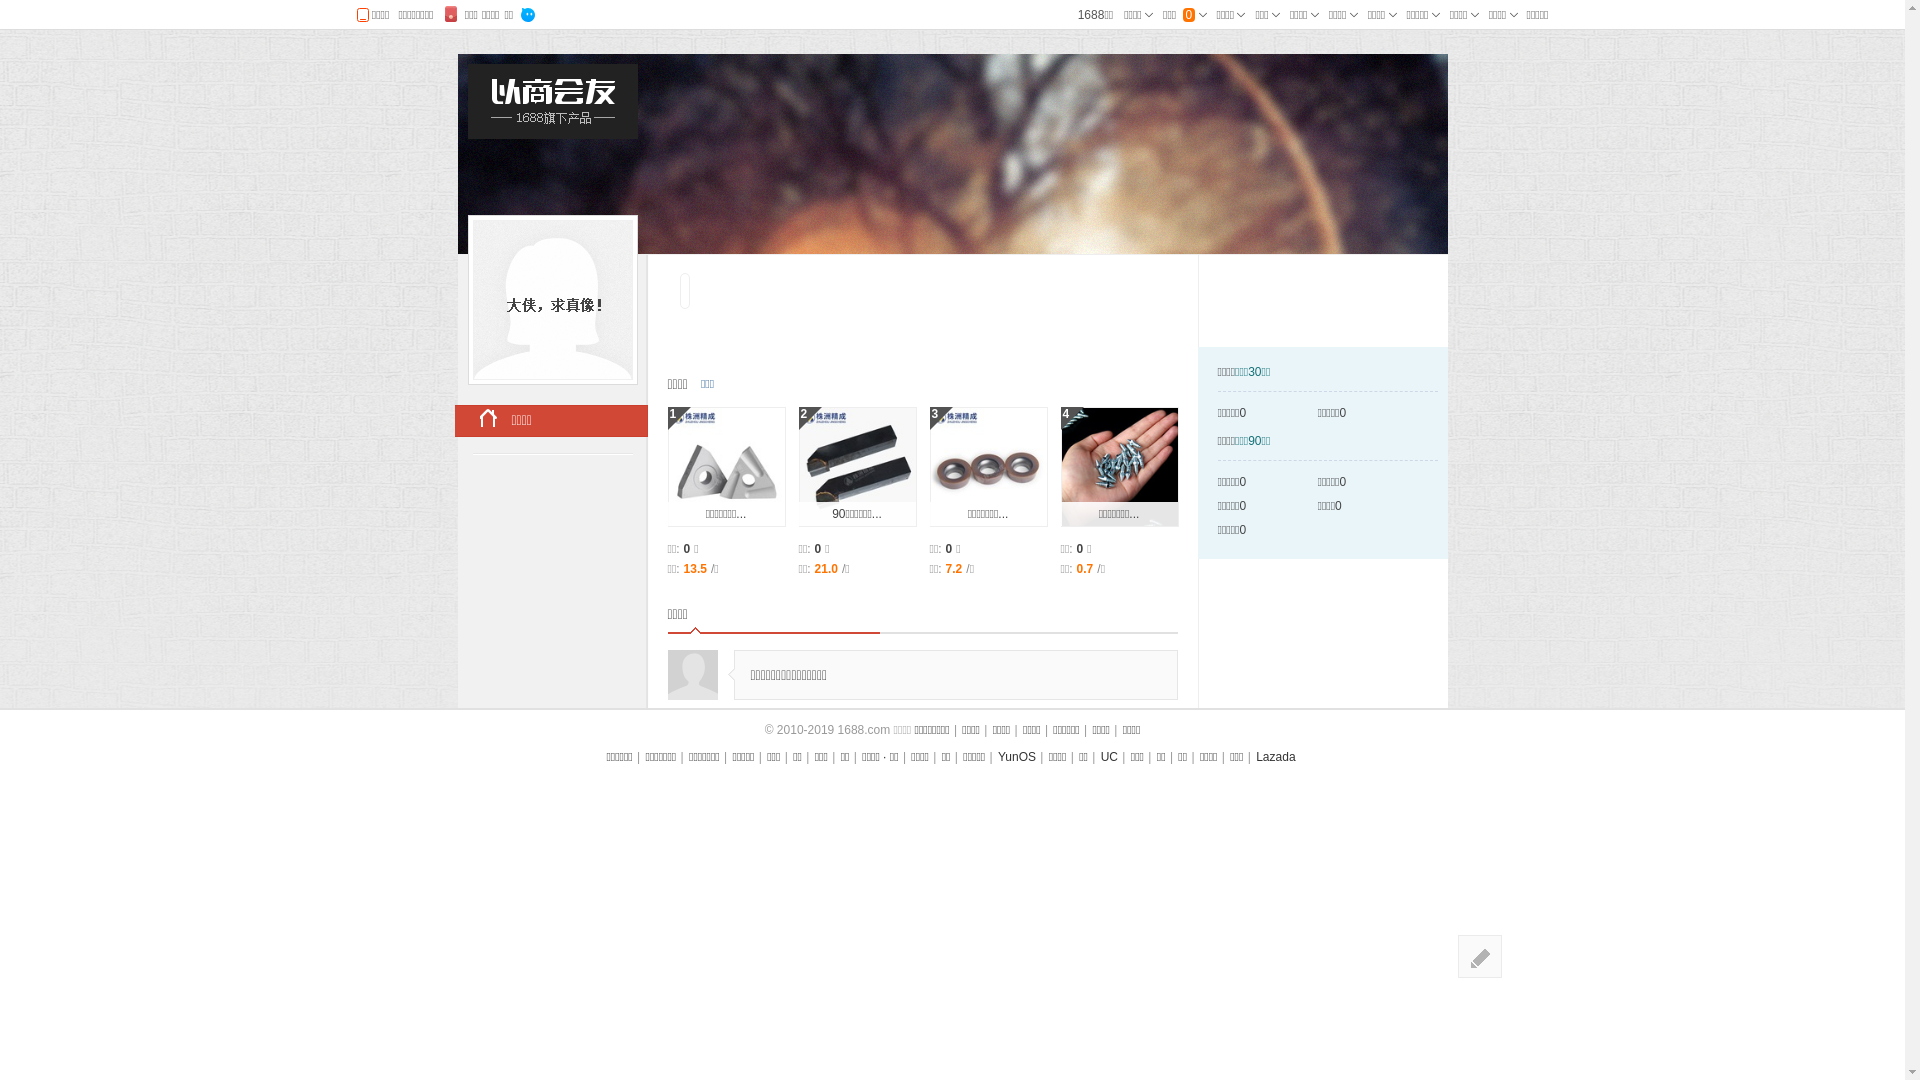  What do you see at coordinates (1274, 756) in the screenshot?
I see `'Lazada'` at bounding box center [1274, 756].